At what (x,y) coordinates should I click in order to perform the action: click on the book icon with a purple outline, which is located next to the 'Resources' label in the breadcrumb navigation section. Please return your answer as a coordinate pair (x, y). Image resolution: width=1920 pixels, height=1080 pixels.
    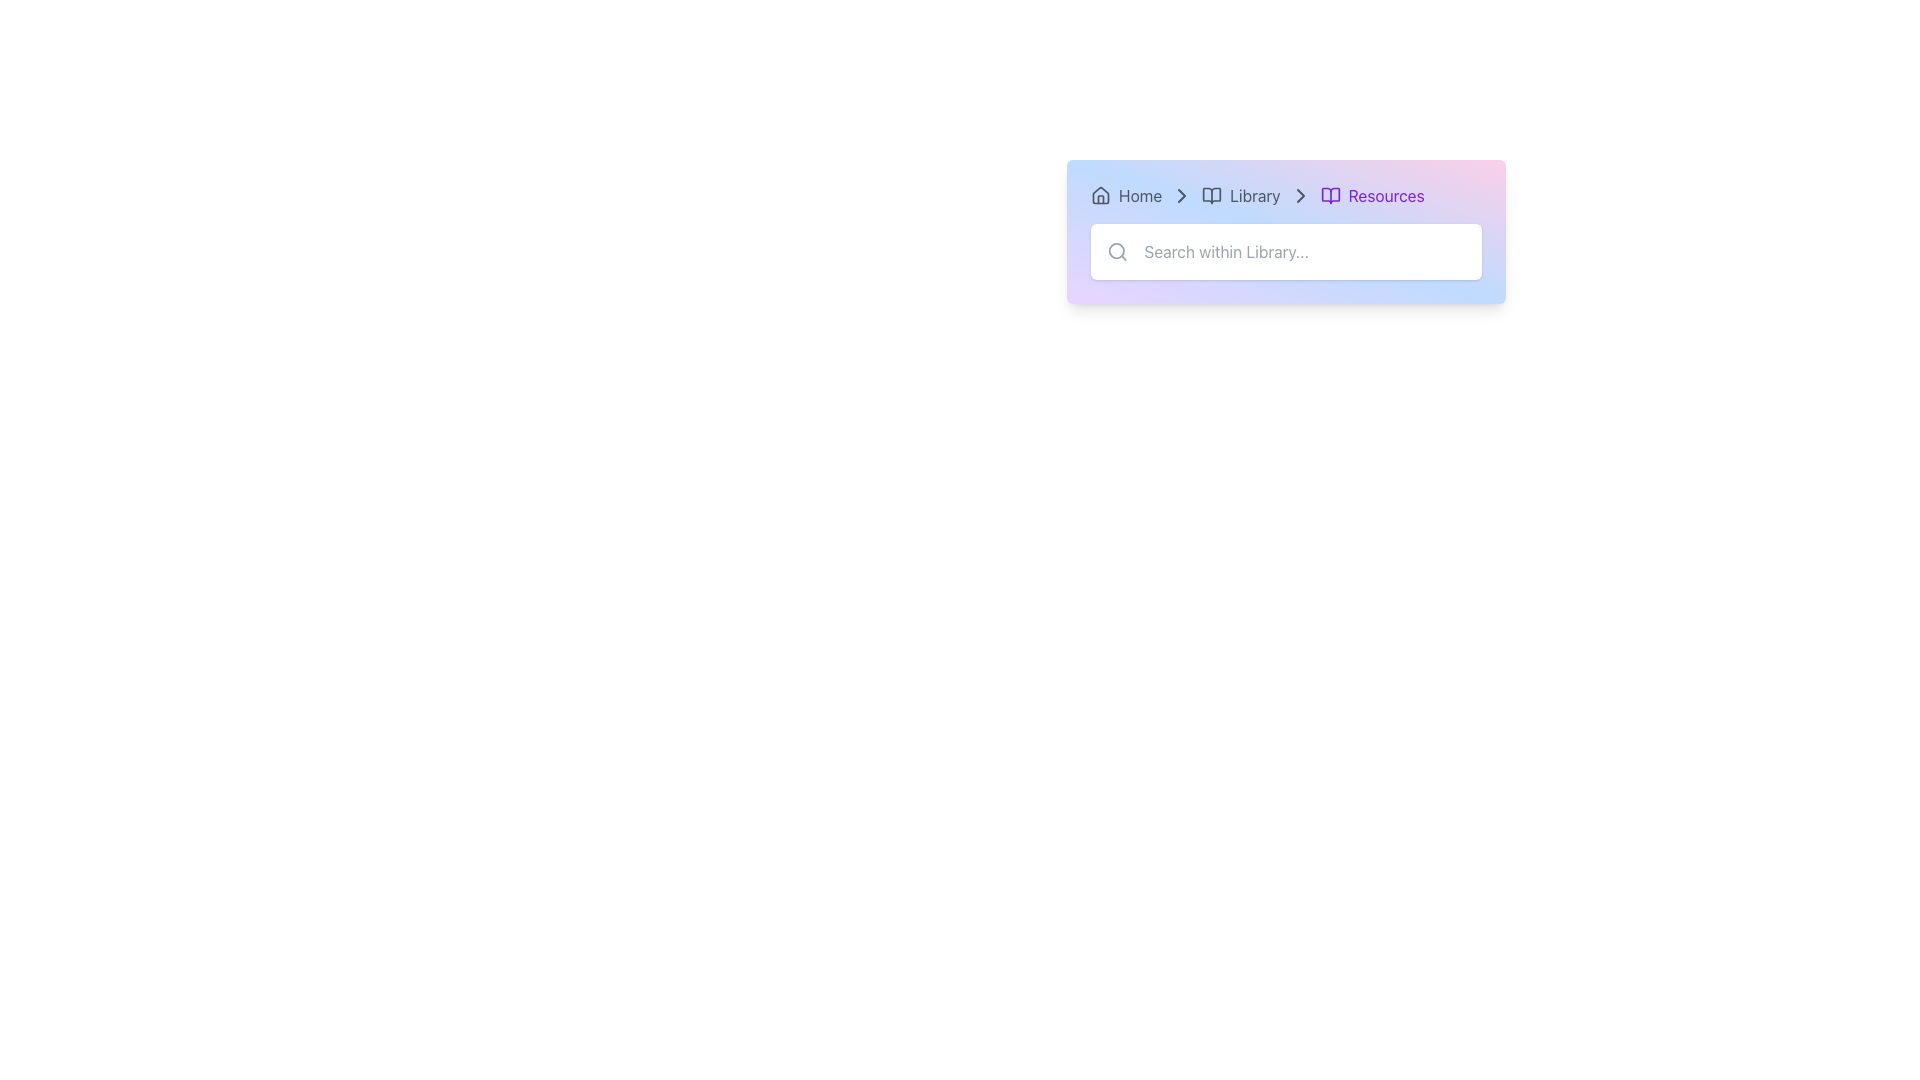
    Looking at the image, I should click on (1330, 196).